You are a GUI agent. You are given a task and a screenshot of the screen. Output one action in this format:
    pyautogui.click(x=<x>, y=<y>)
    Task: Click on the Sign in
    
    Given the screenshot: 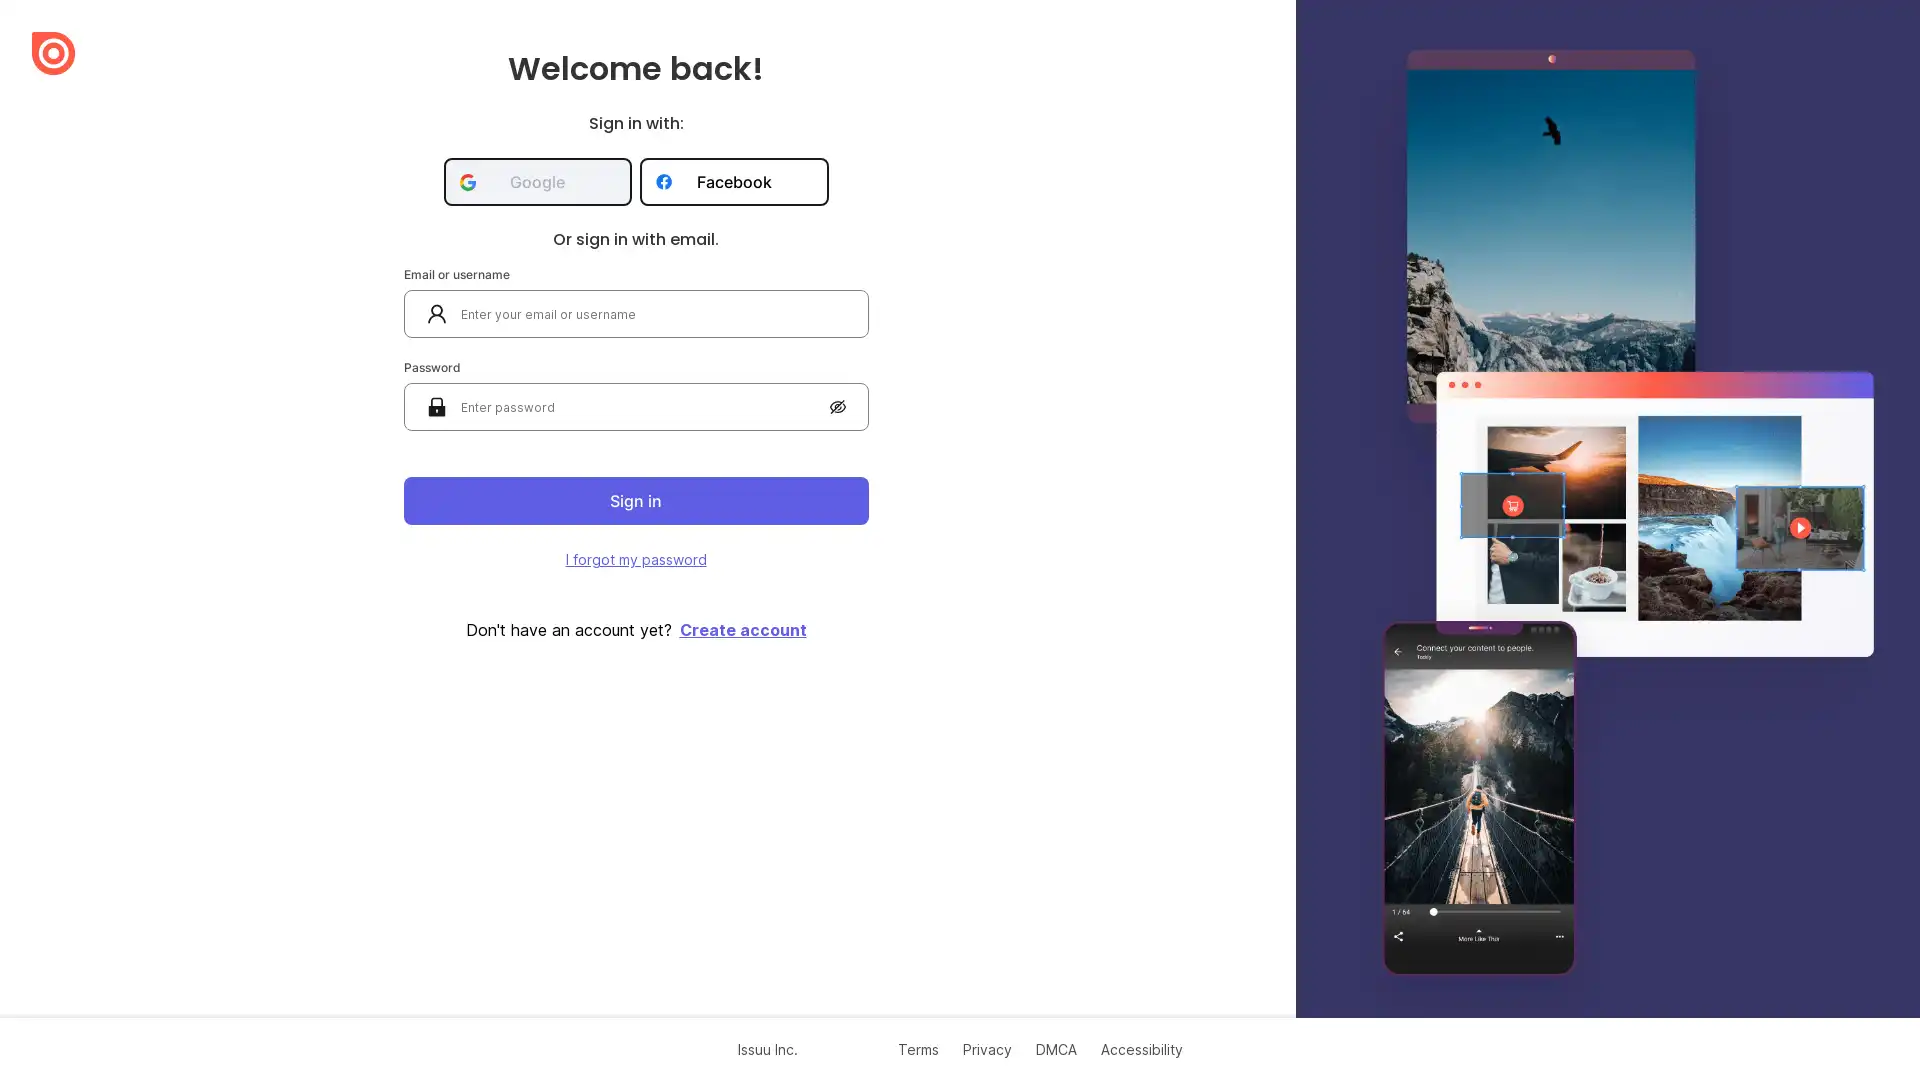 What is the action you would take?
    pyautogui.click(x=634, y=500)
    